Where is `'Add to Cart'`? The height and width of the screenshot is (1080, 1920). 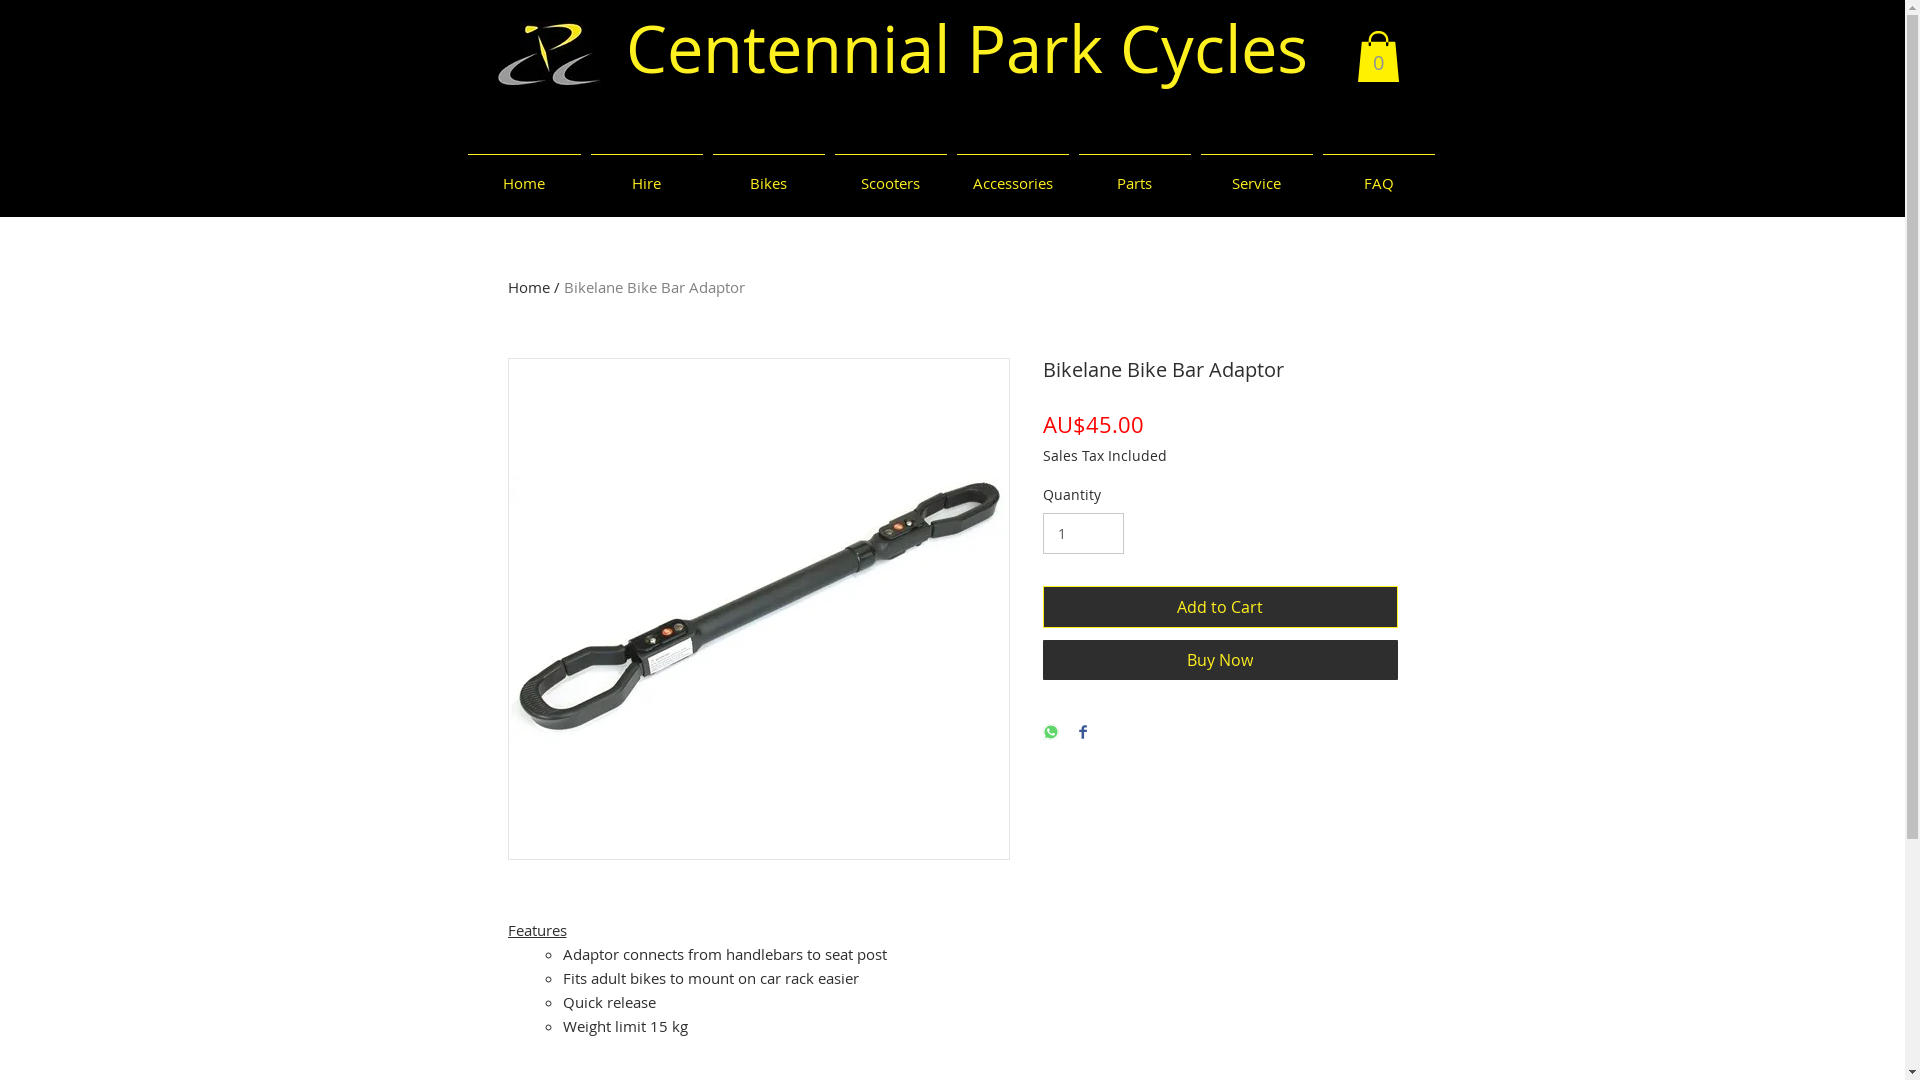
'Add to Cart' is located at coordinates (1218, 605).